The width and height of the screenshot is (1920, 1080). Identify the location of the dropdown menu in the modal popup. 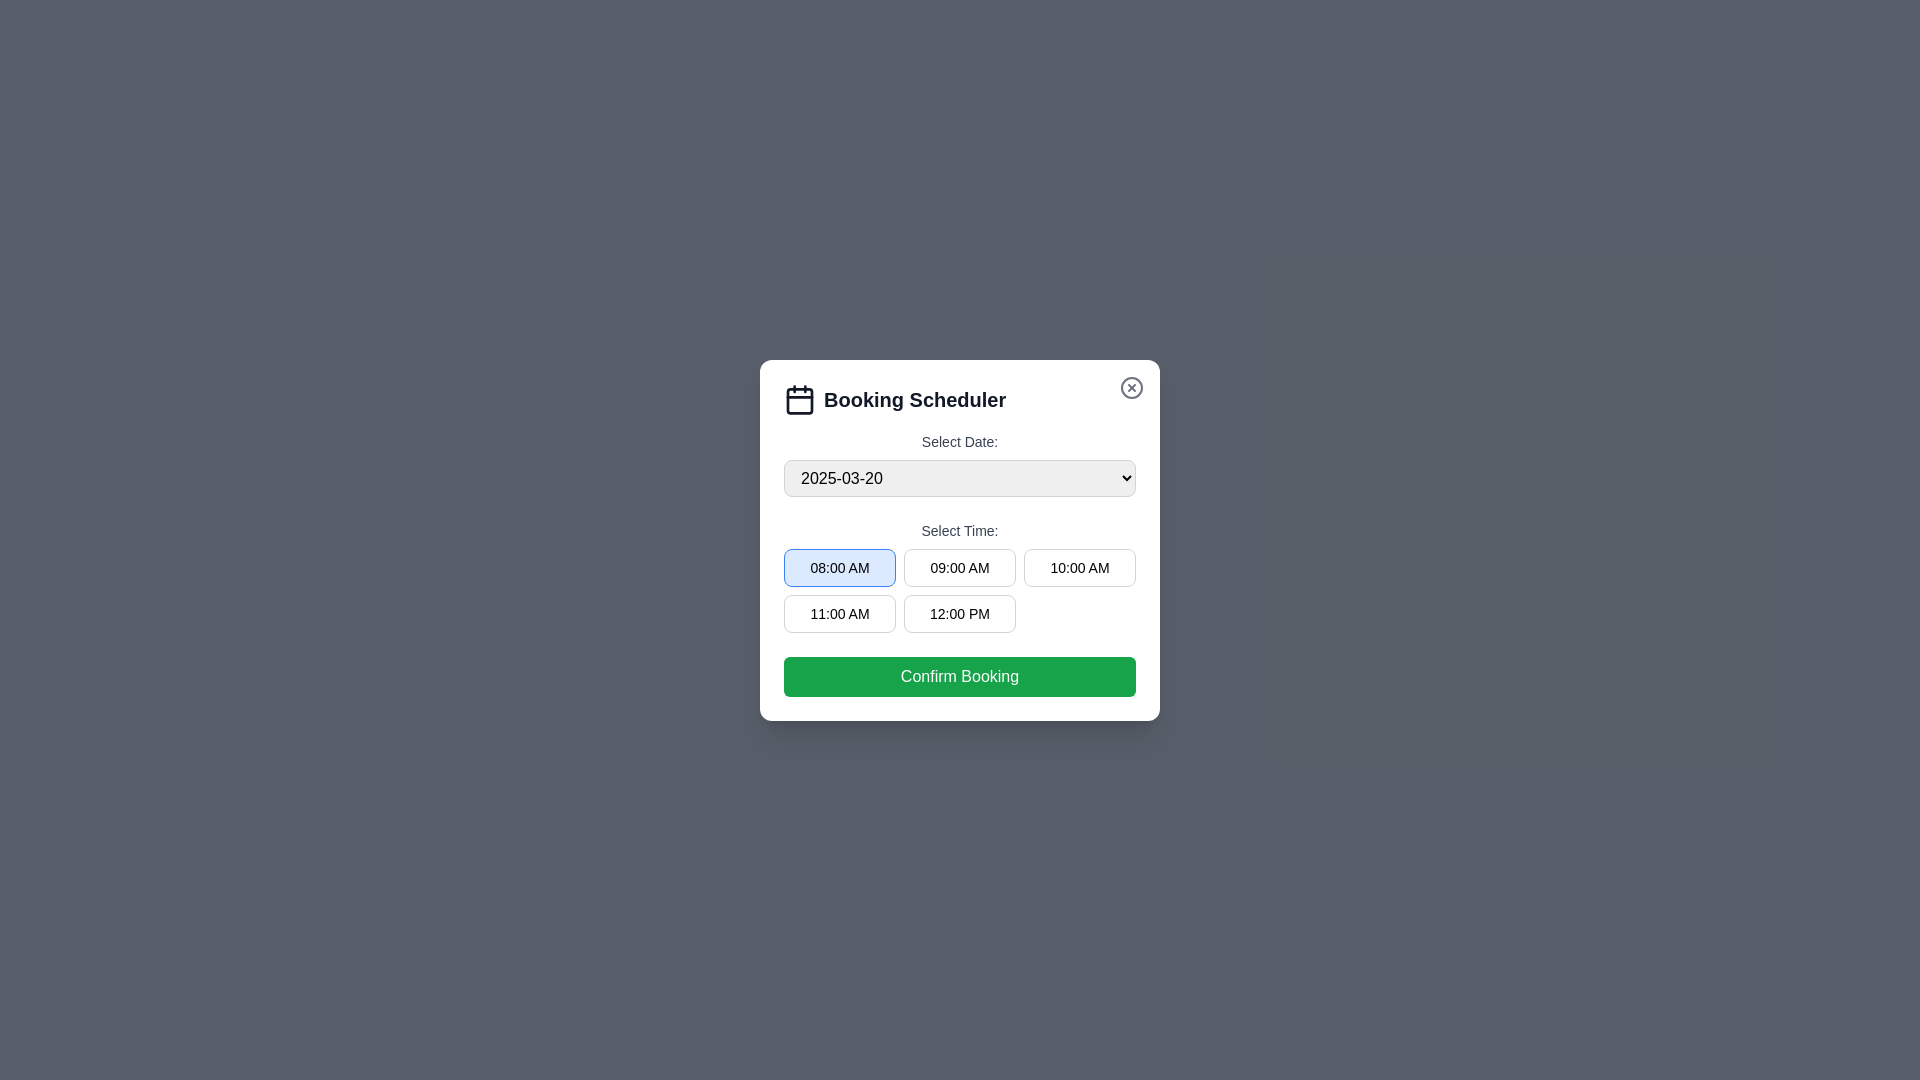
(960, 540).